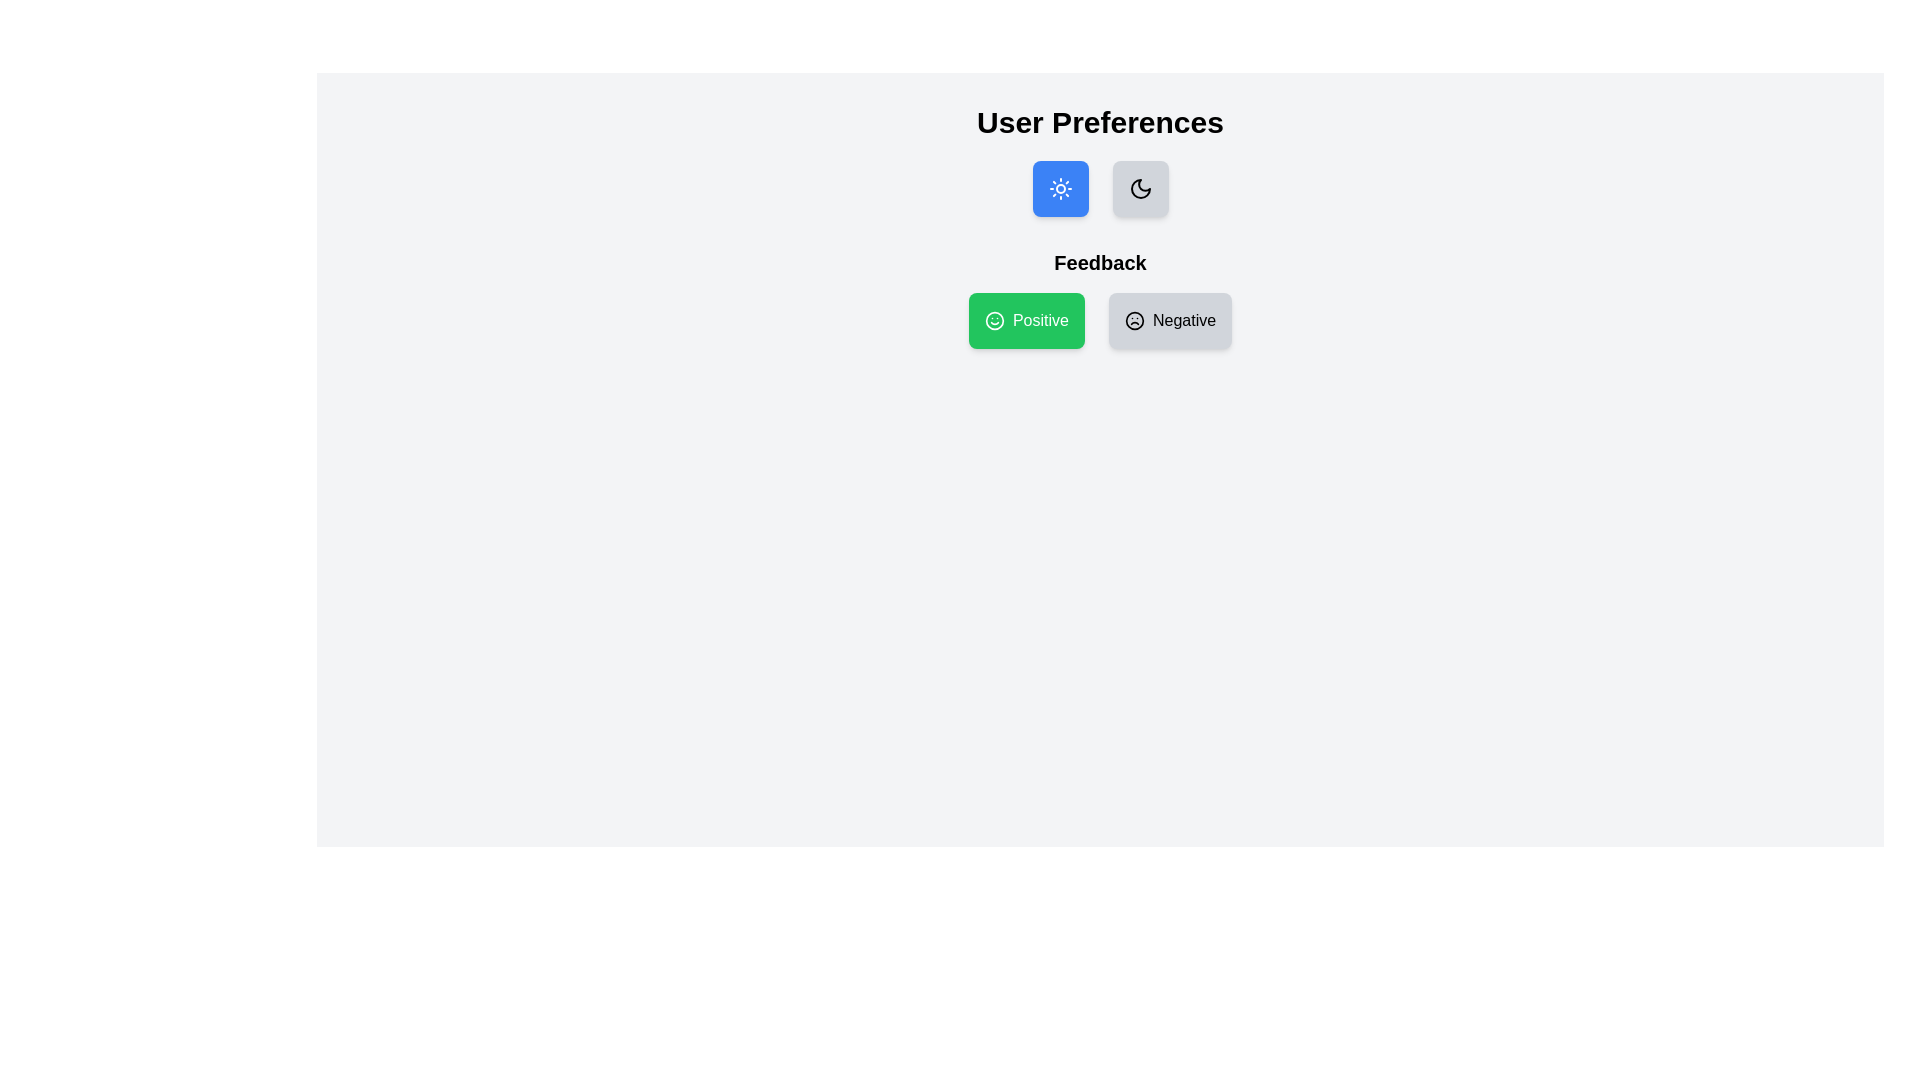 The height and width of the screenshot is (1080, 1920). What do you see at coordinates (1099, 261) in the screenshot?
I see `the text label displaying 'Feedback', which is positioned directly below the 'User Preferences' heading and above the 'Positive' and 'Negative' buttons` at bounding box center [1099, 261].